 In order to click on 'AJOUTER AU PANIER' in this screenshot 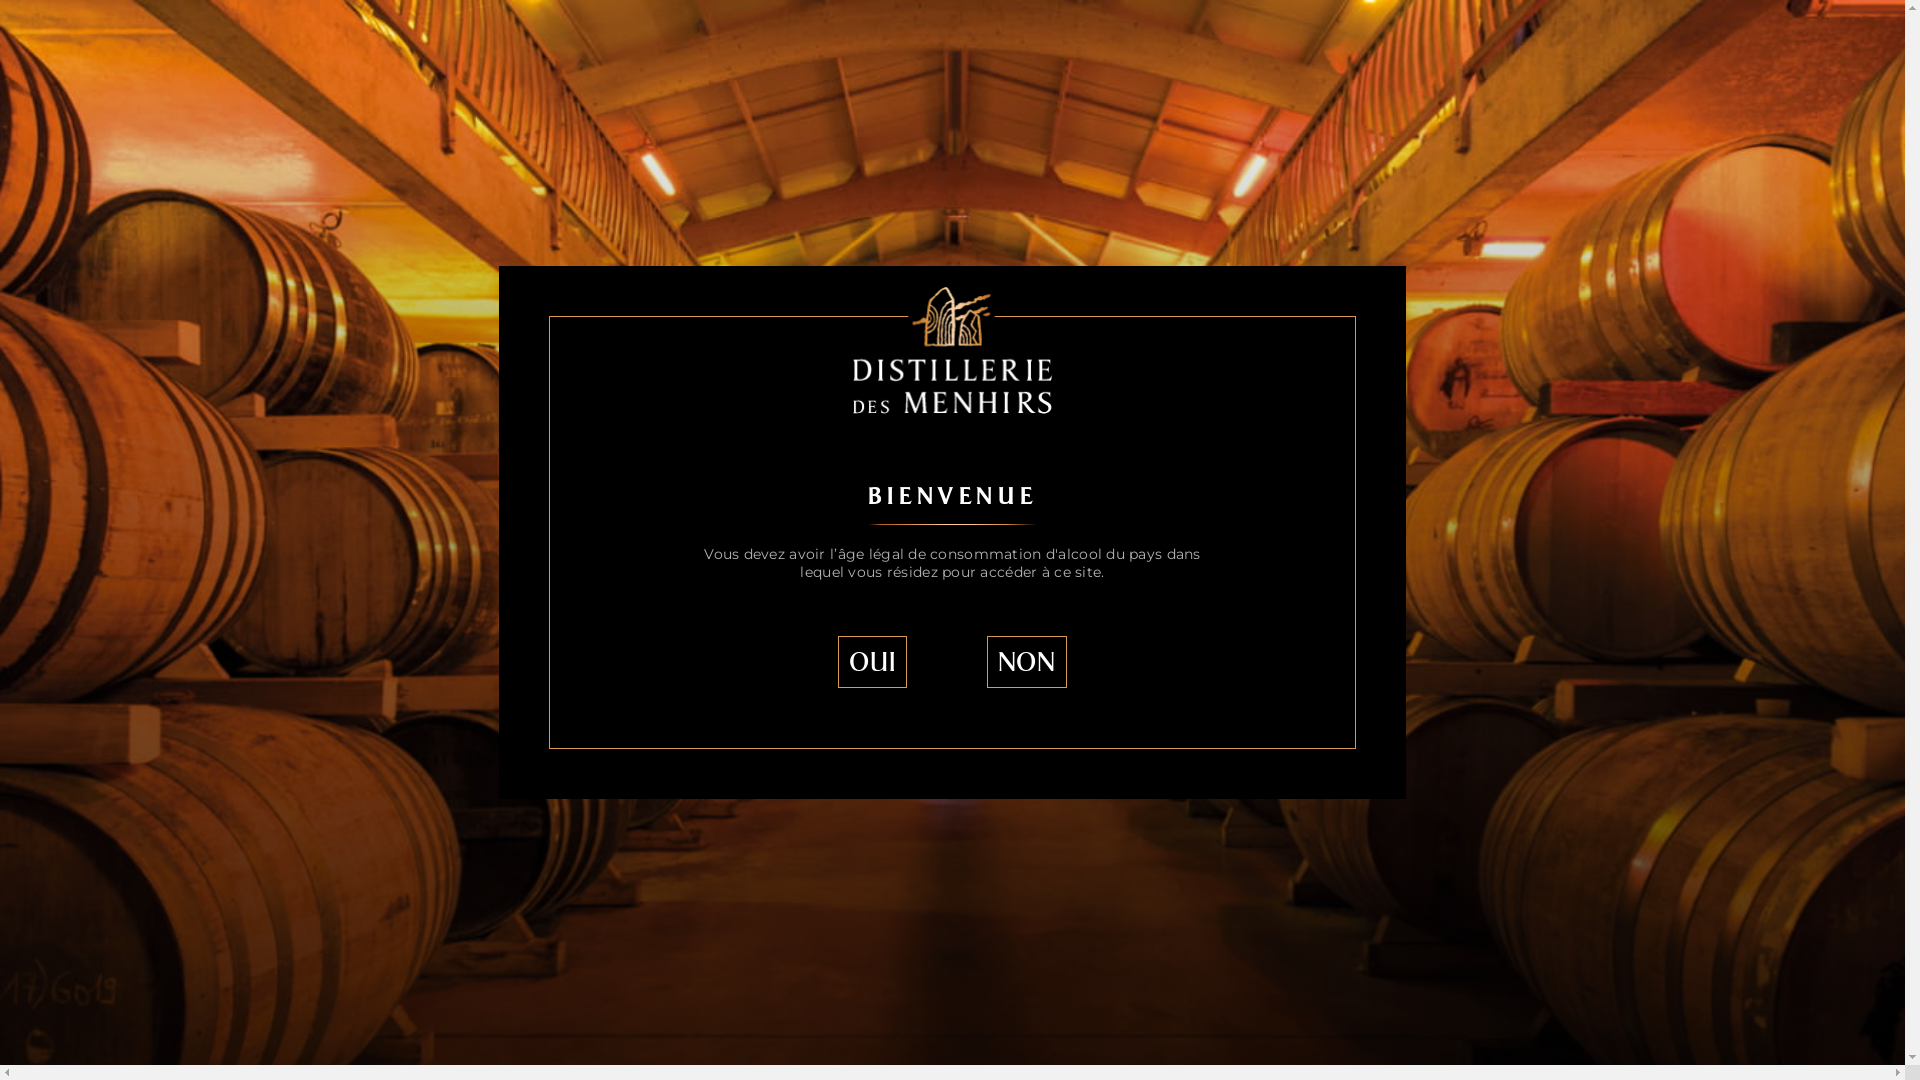, I will do `click(1470, 285)`.